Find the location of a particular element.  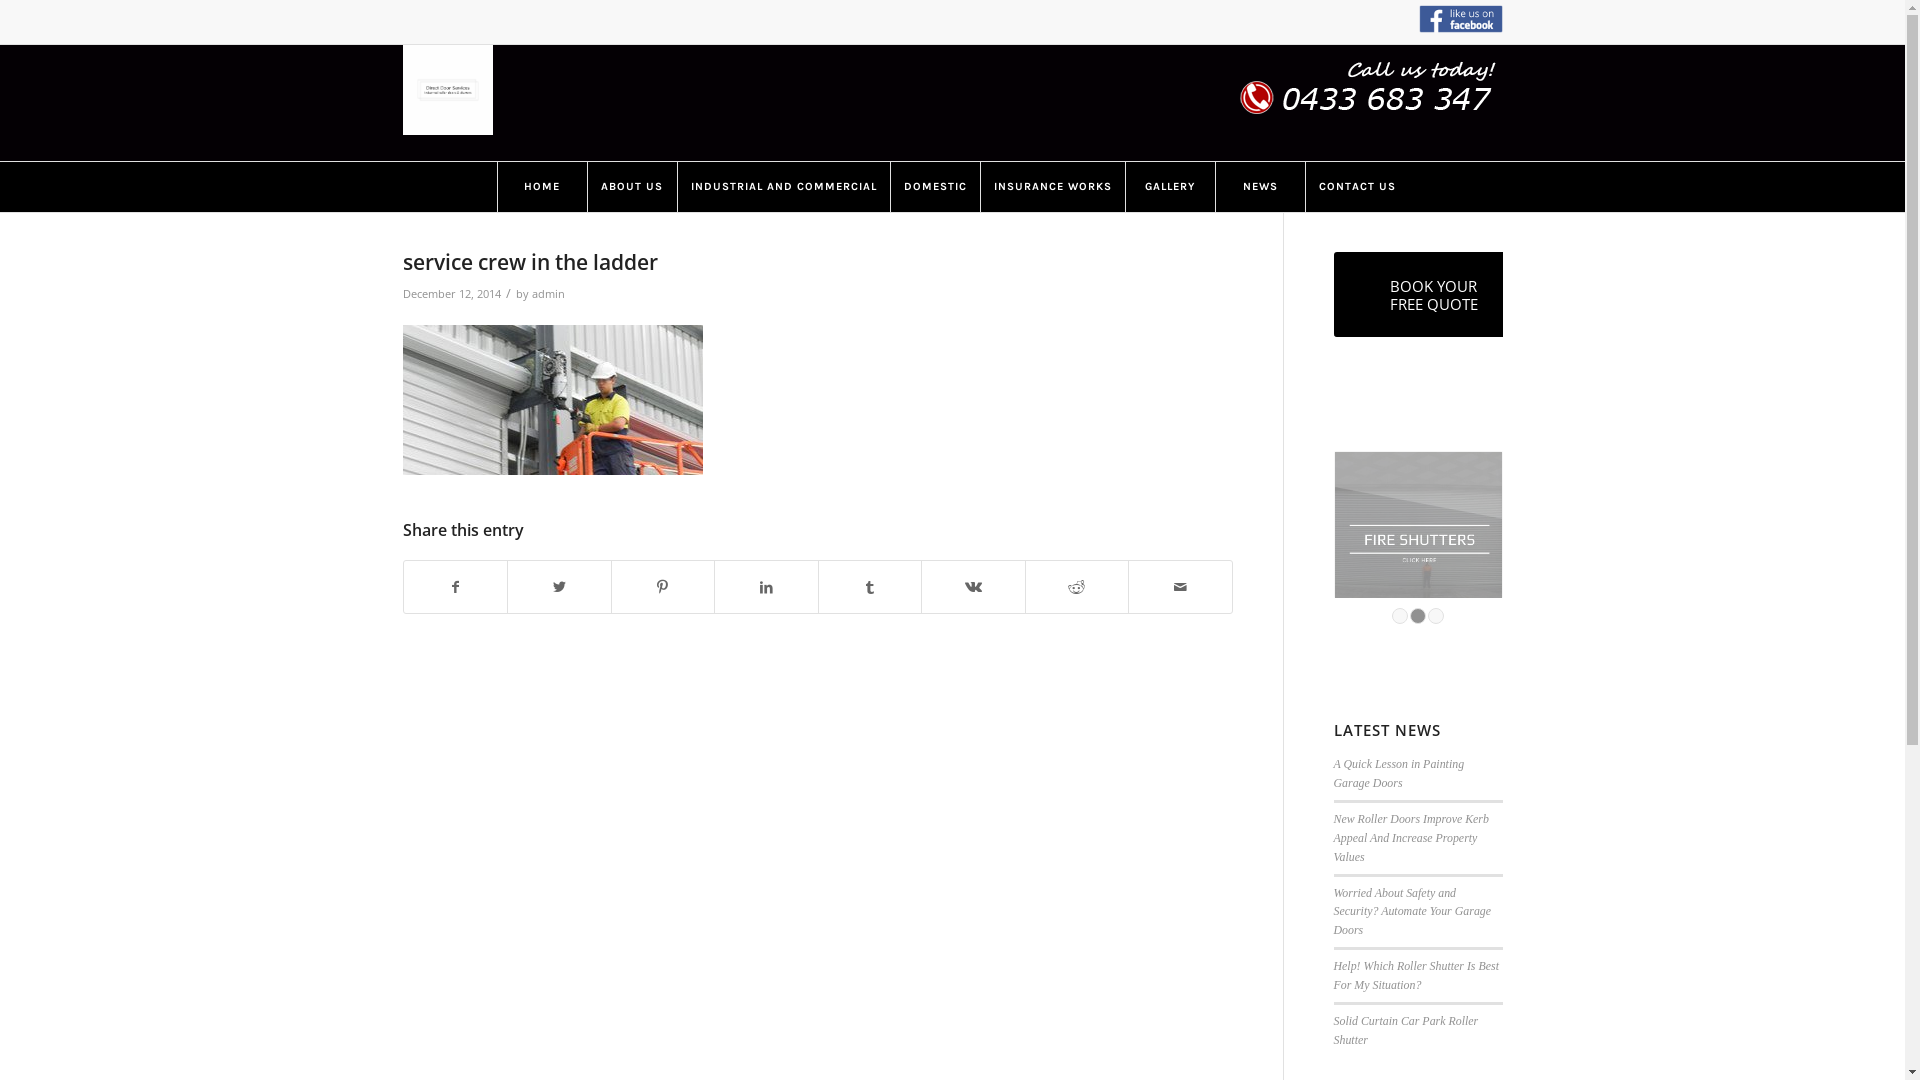

'Solid Curtain Car Park Roller Shutter' is located at coordinates (1405, 1030).